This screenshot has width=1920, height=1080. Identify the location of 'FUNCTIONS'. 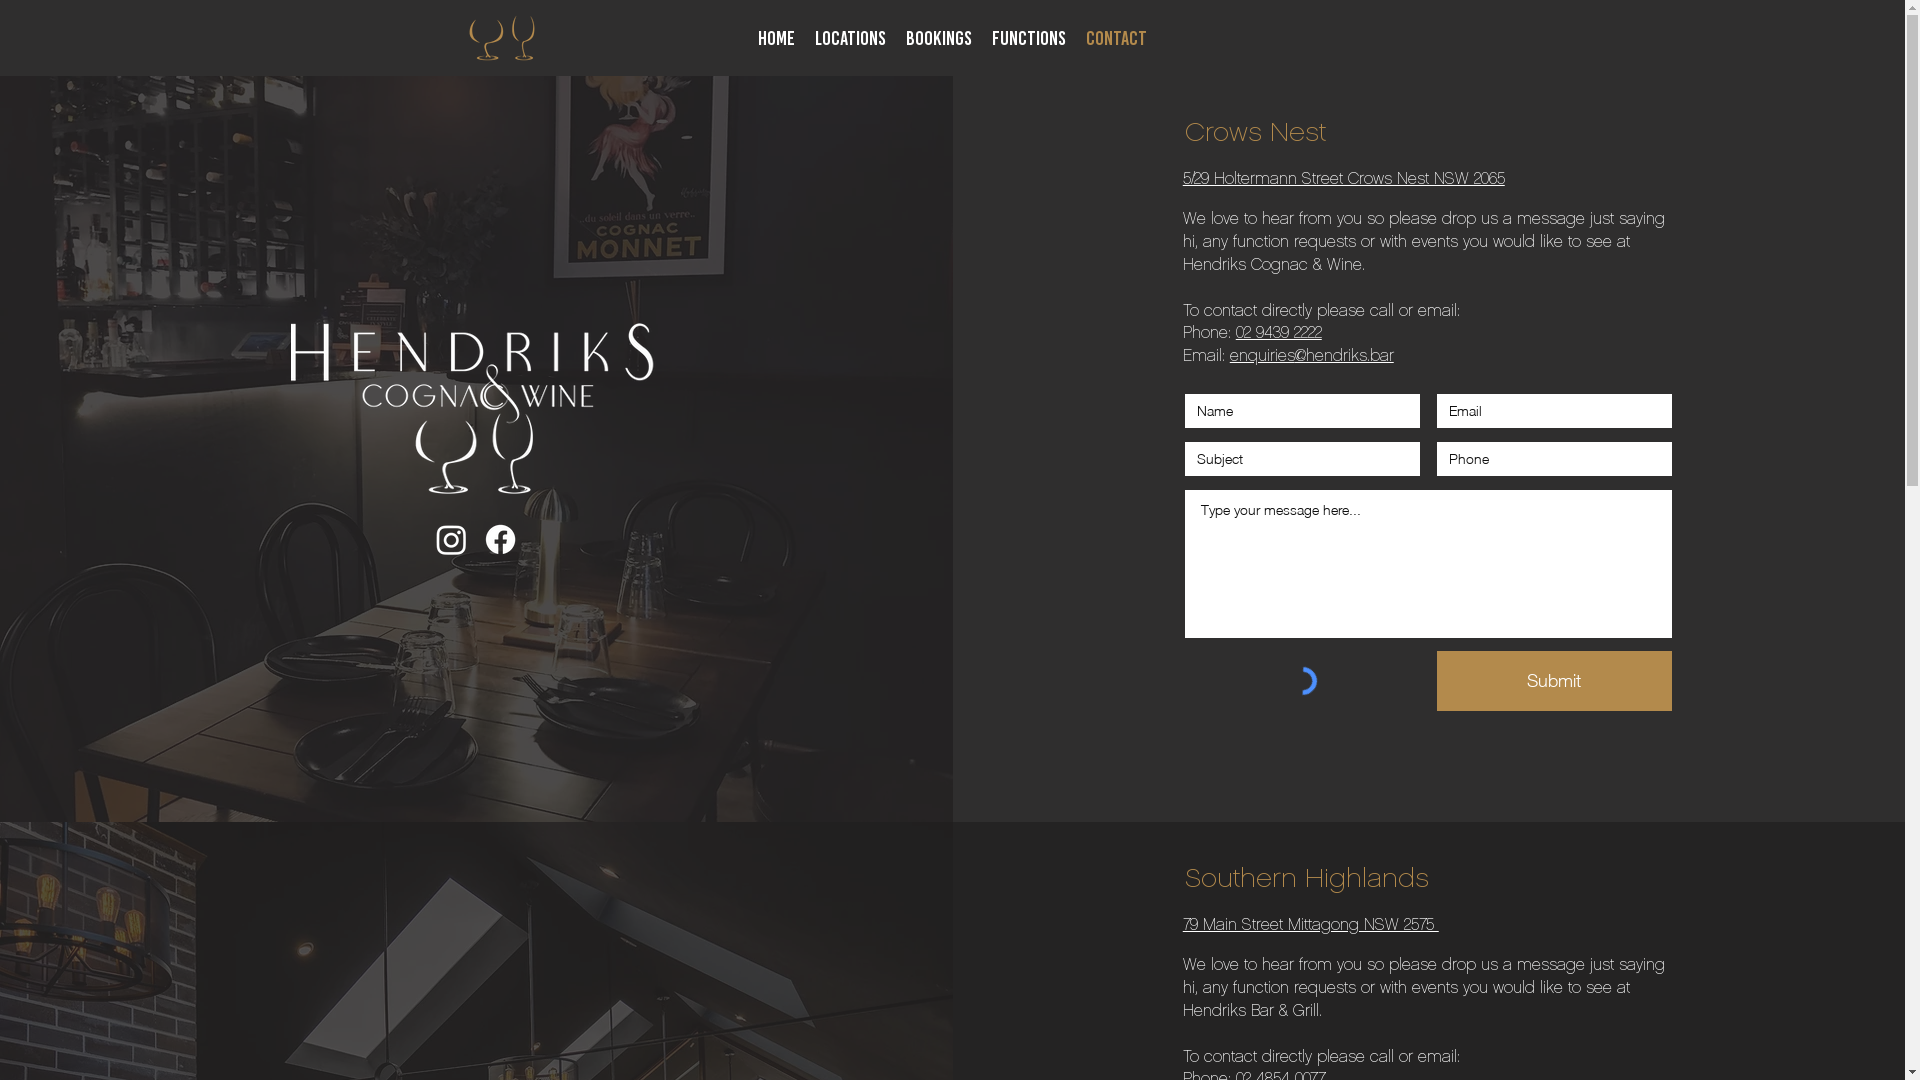
(1028, 38).